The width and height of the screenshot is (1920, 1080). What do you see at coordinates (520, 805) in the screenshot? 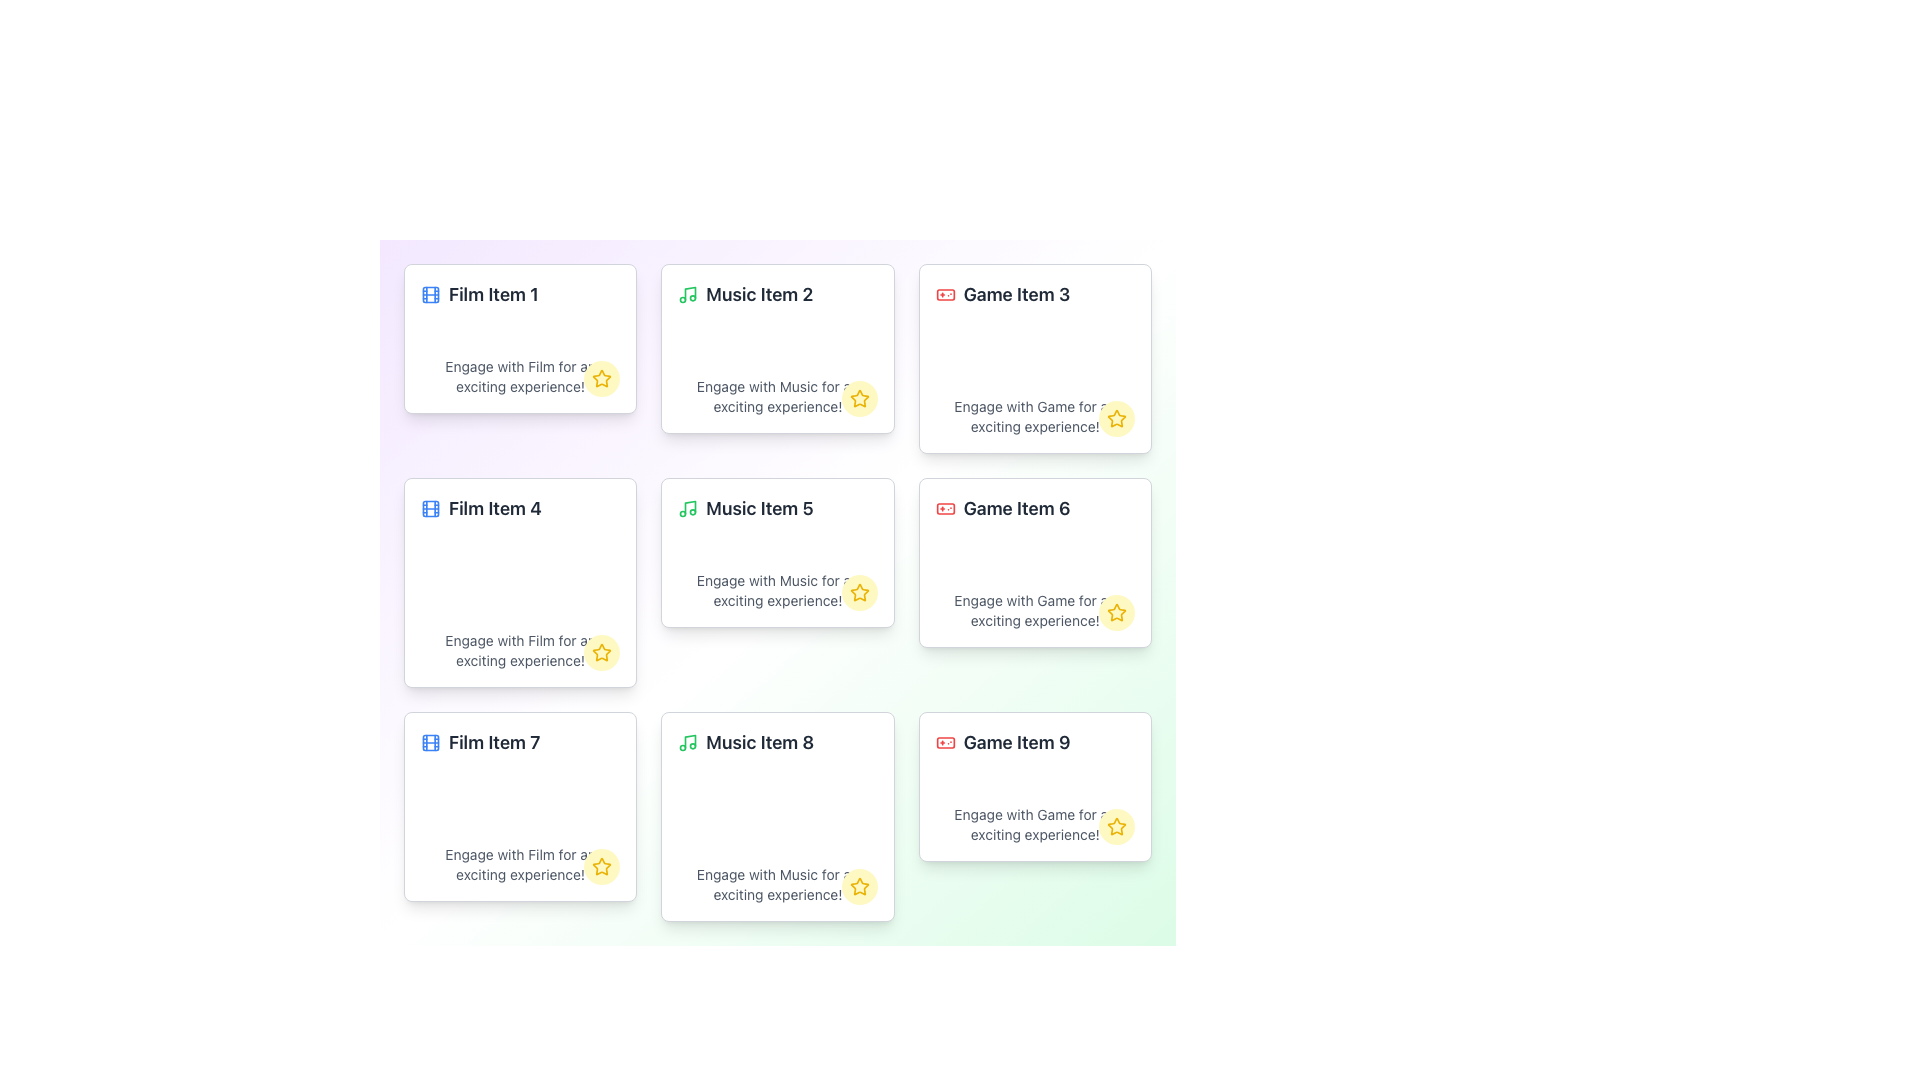
I see `to select the Information Tile displaying details about a film-related item, located in the leftmost column of the third row of a 3x3 grid layout` at bounding box center [520, 805].